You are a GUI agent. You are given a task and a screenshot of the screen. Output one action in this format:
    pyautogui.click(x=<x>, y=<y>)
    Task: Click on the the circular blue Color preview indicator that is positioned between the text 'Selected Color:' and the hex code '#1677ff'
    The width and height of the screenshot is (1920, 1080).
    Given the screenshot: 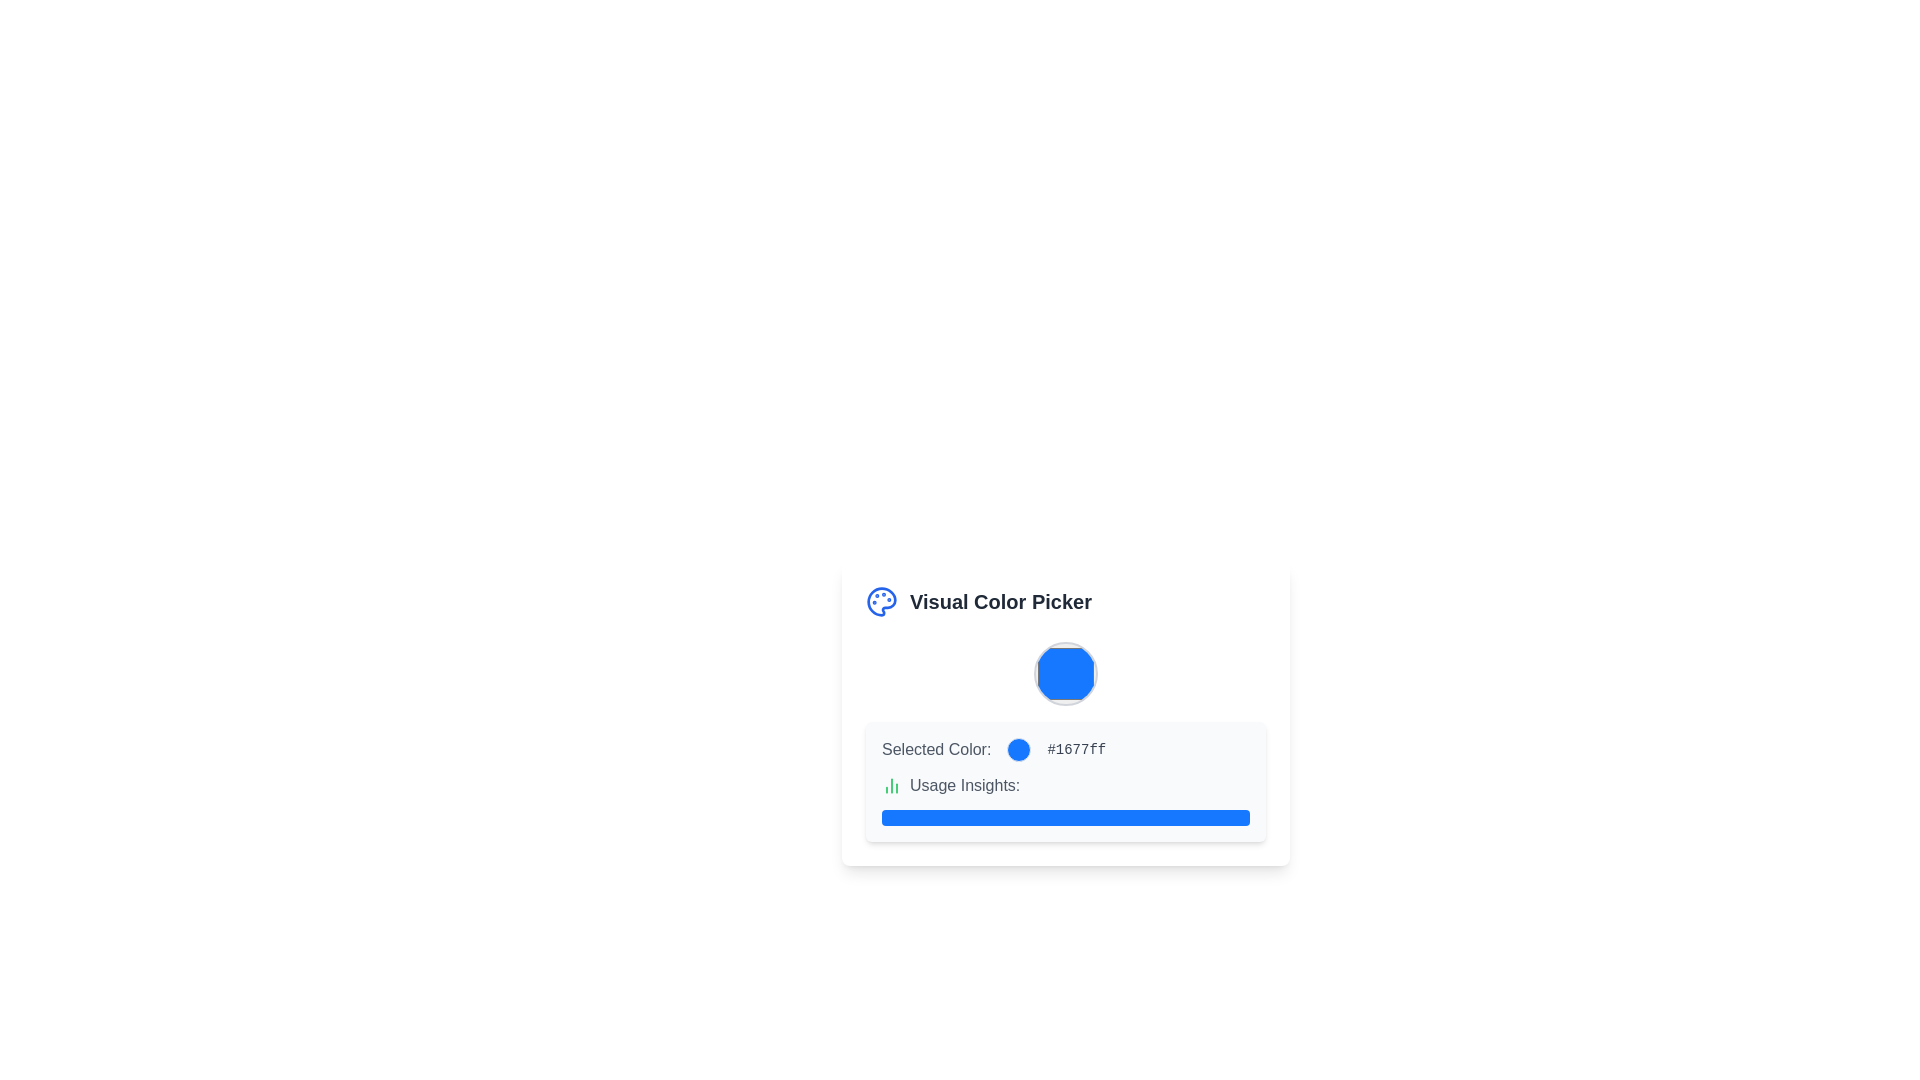 What is the action you would take?
    pyautogui.click(x=1019, y=749)
    